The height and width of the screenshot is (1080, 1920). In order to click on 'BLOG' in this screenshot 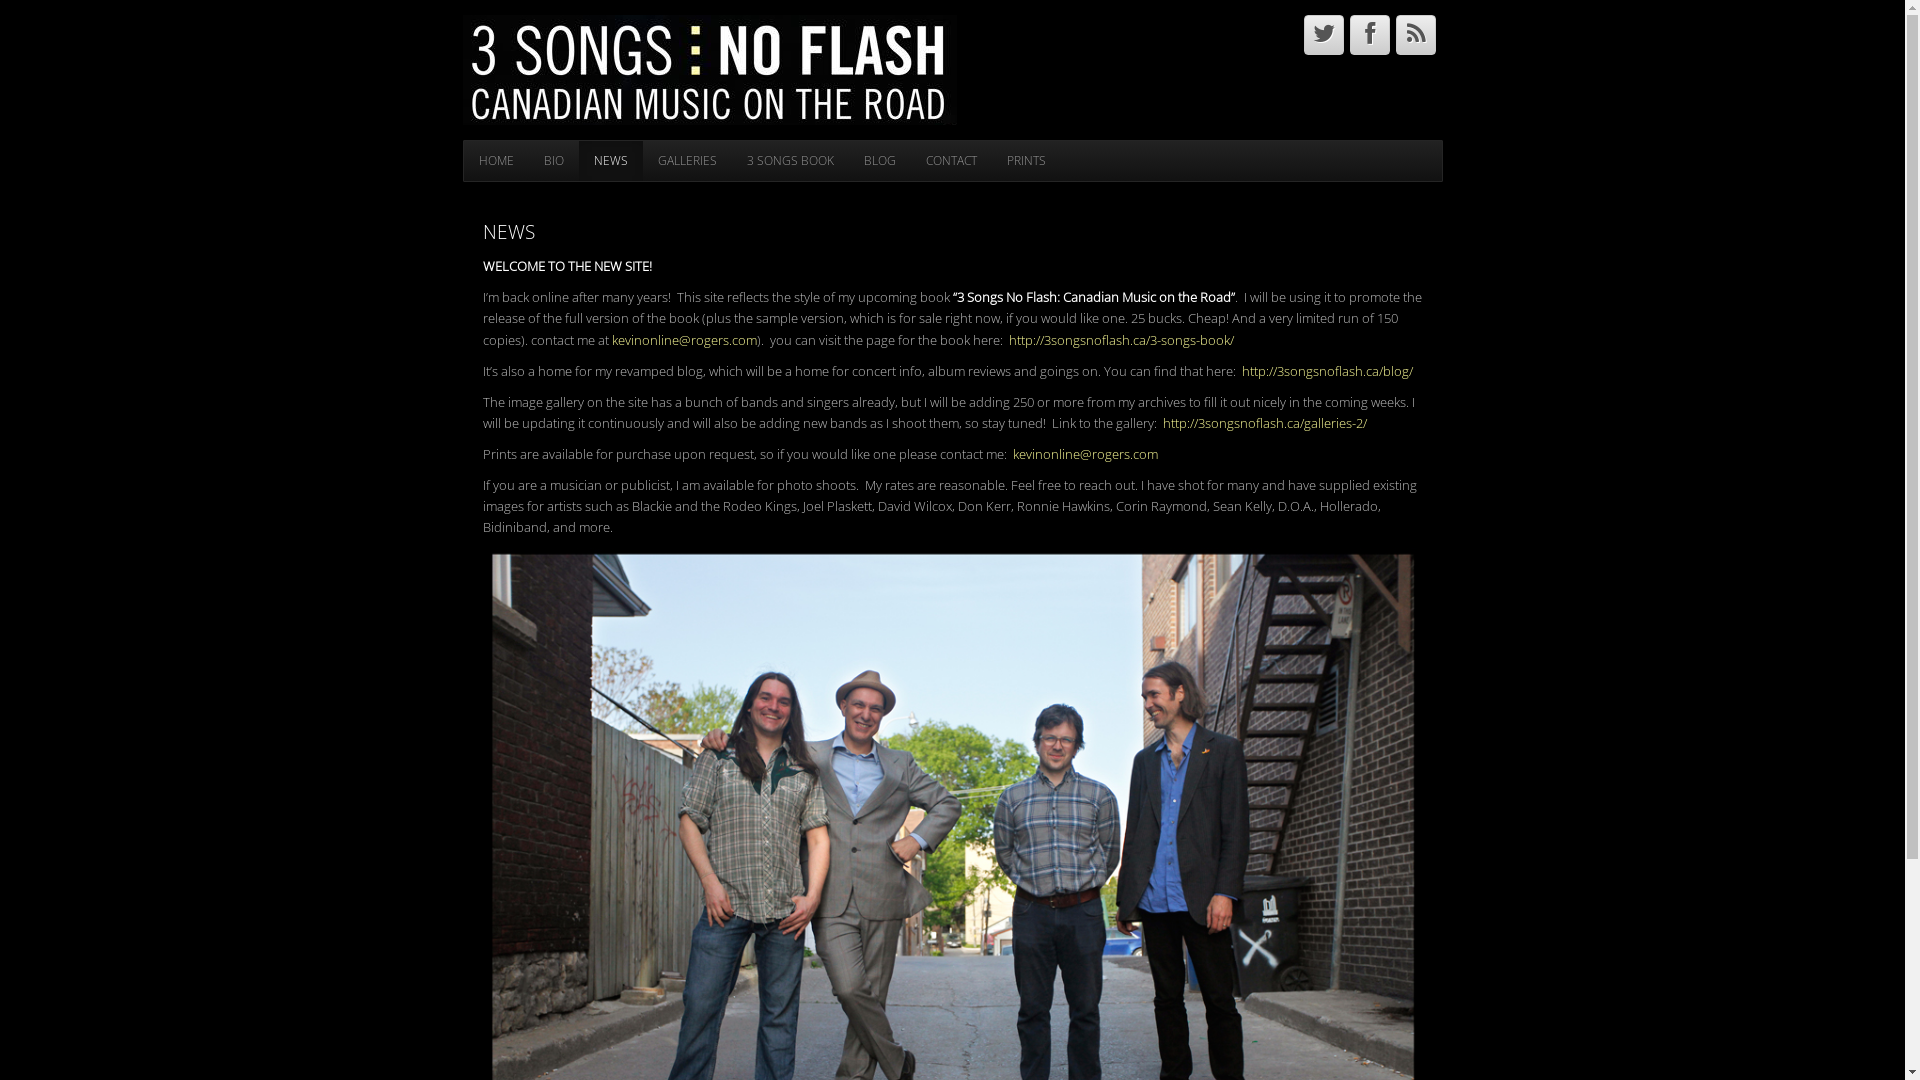, I will do `click(878, 160)`.